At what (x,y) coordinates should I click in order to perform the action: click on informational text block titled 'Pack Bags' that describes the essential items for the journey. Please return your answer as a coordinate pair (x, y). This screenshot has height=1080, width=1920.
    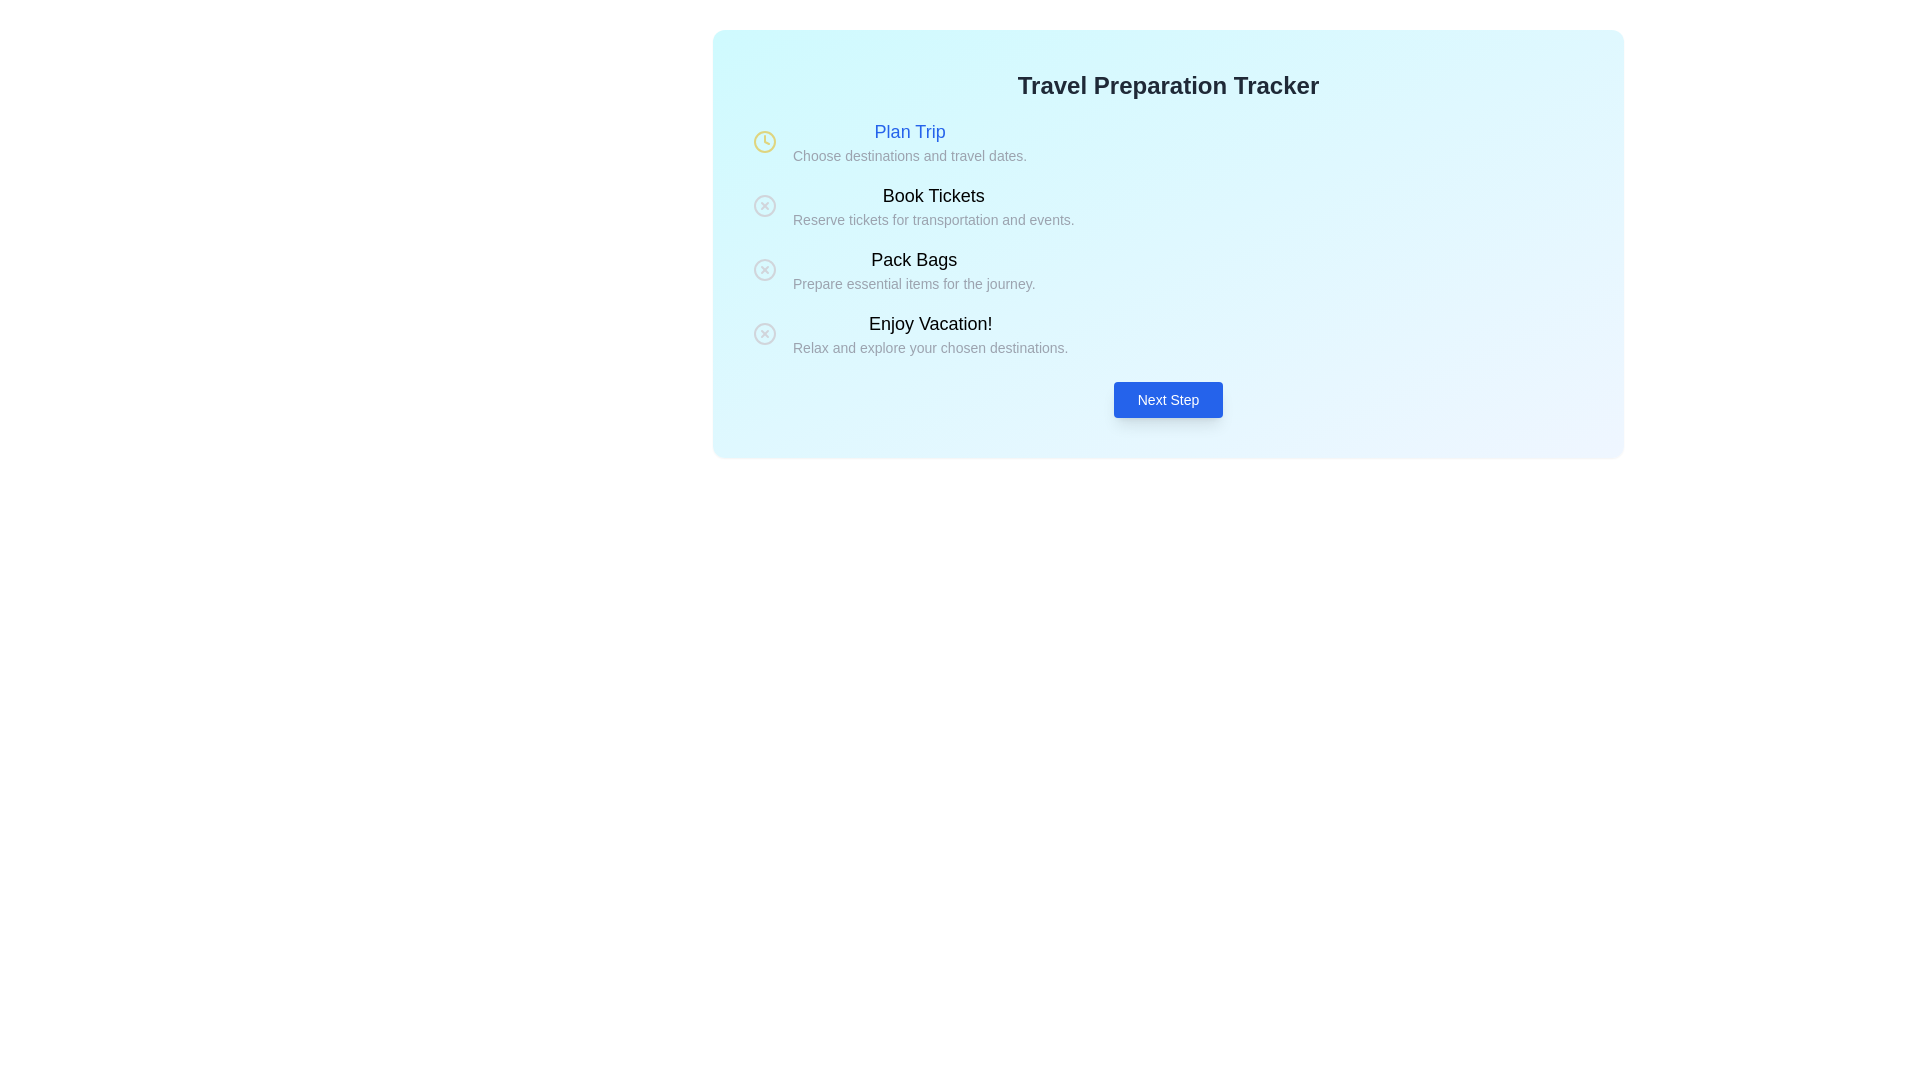
    Looking at the image, I should click on (913, 270).